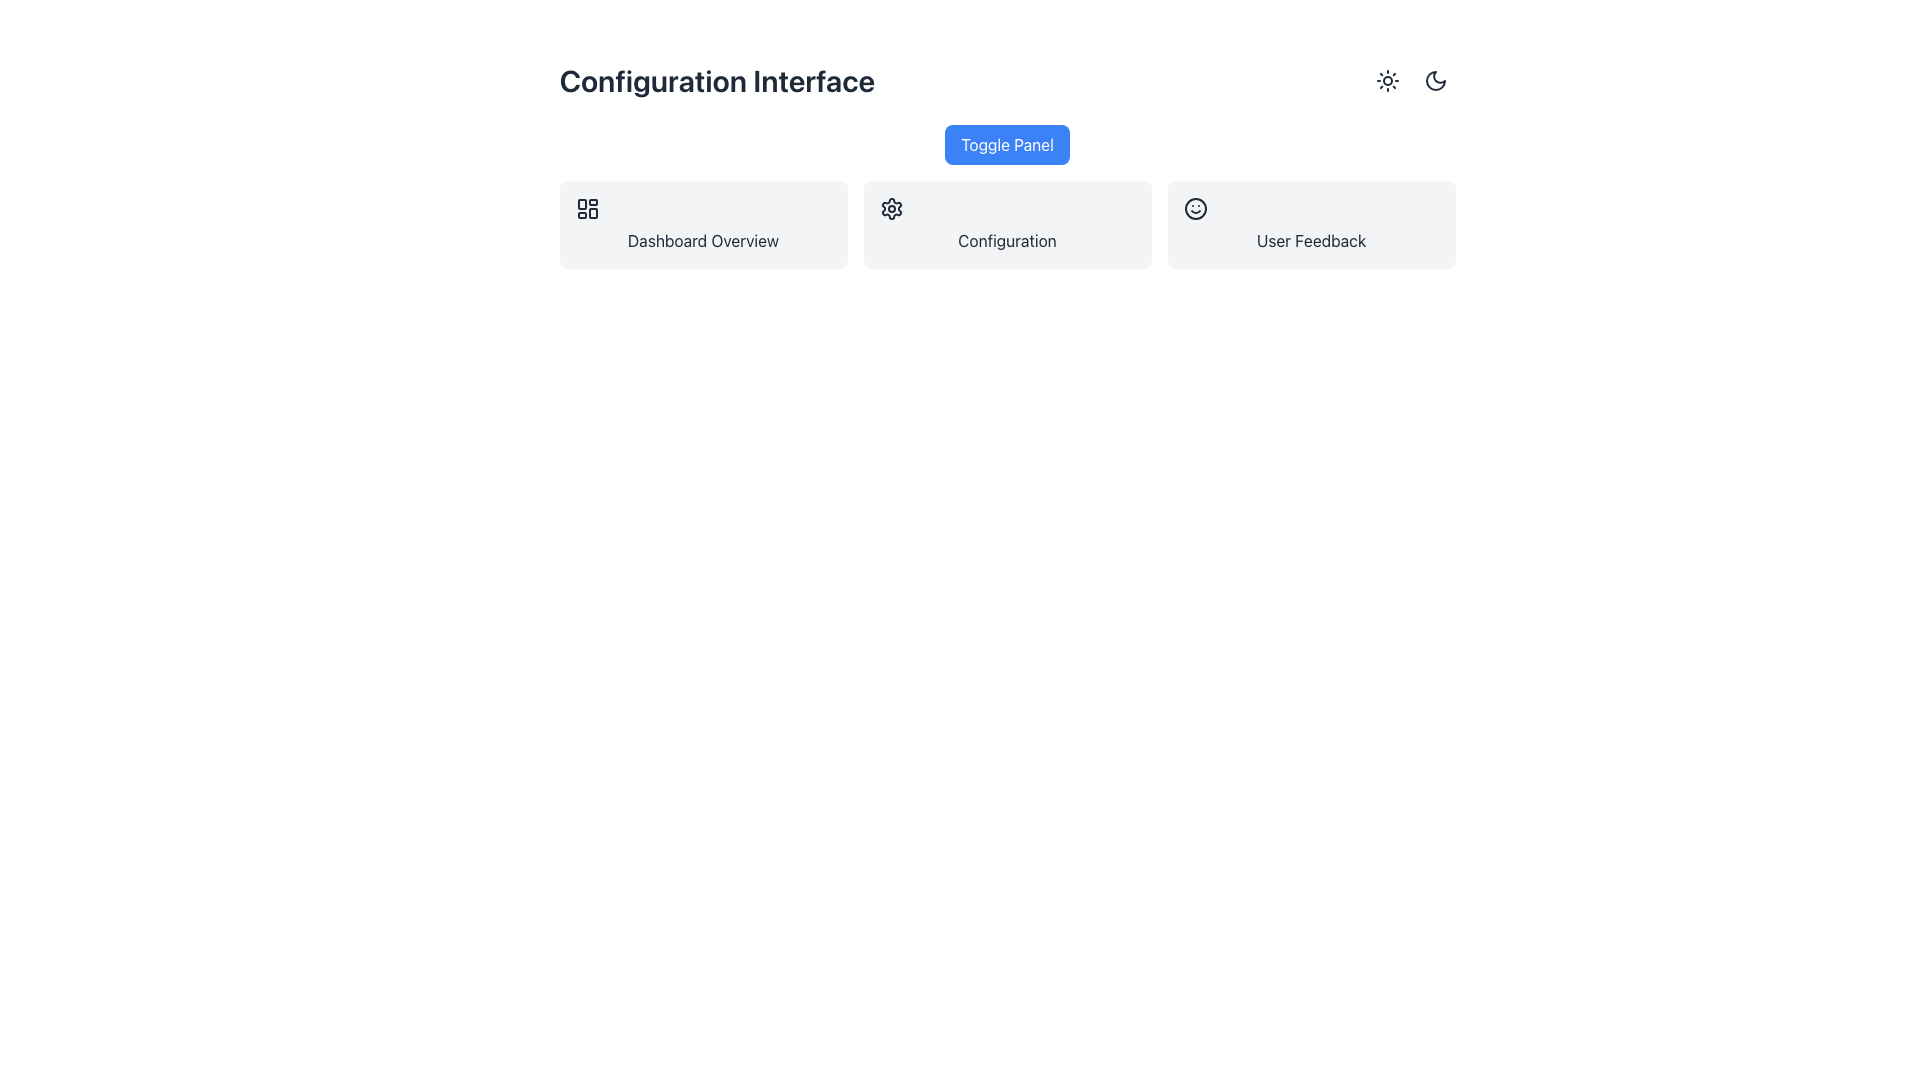 The image size is (1920, 1080). Describe the element at coordinates (890, 208) in the screenshot. I see `the settings or configuration icon located in the middle section of the horizontal layout, which is inside a rectangular card labeled 'Configuration'` at that location.